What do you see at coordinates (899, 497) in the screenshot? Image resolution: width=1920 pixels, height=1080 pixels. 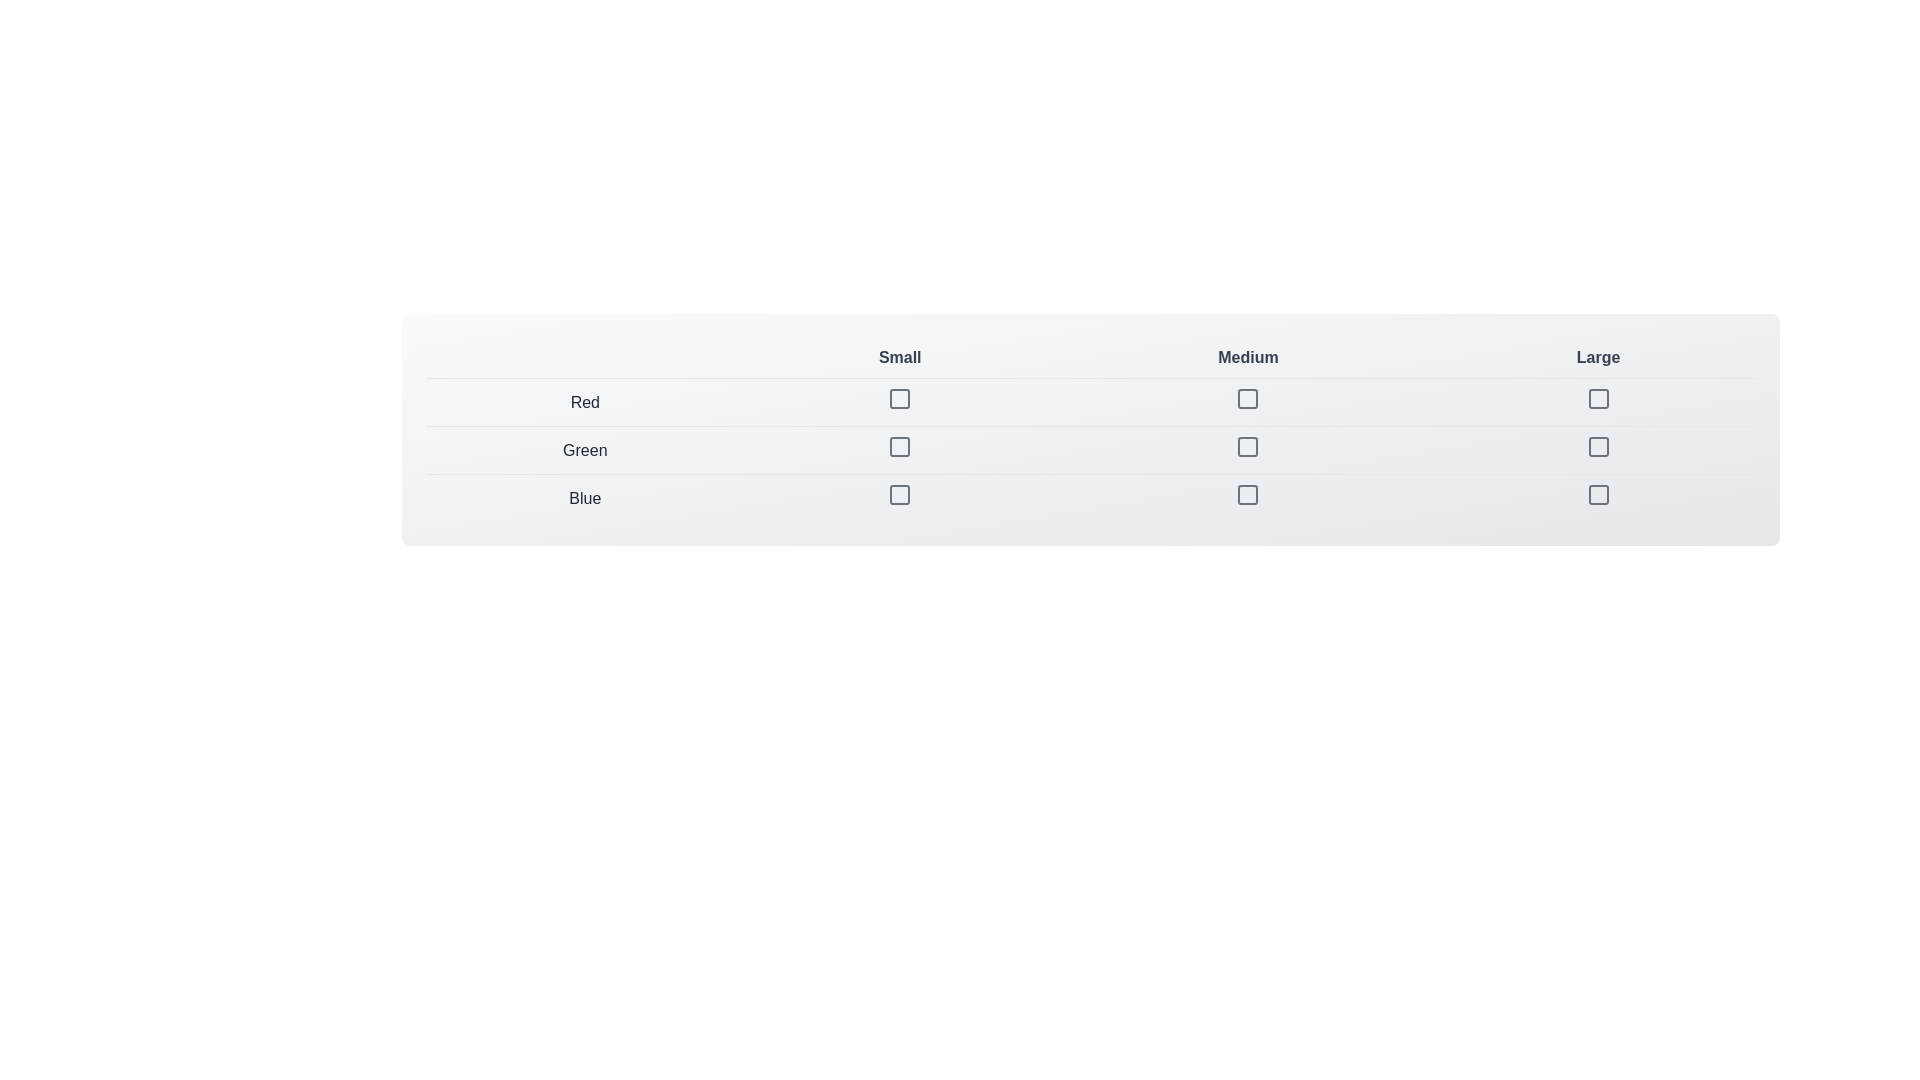 I see `the checkbox in the 'Small' size option for the 'Blue' color category` at bounding box center [899, 497].